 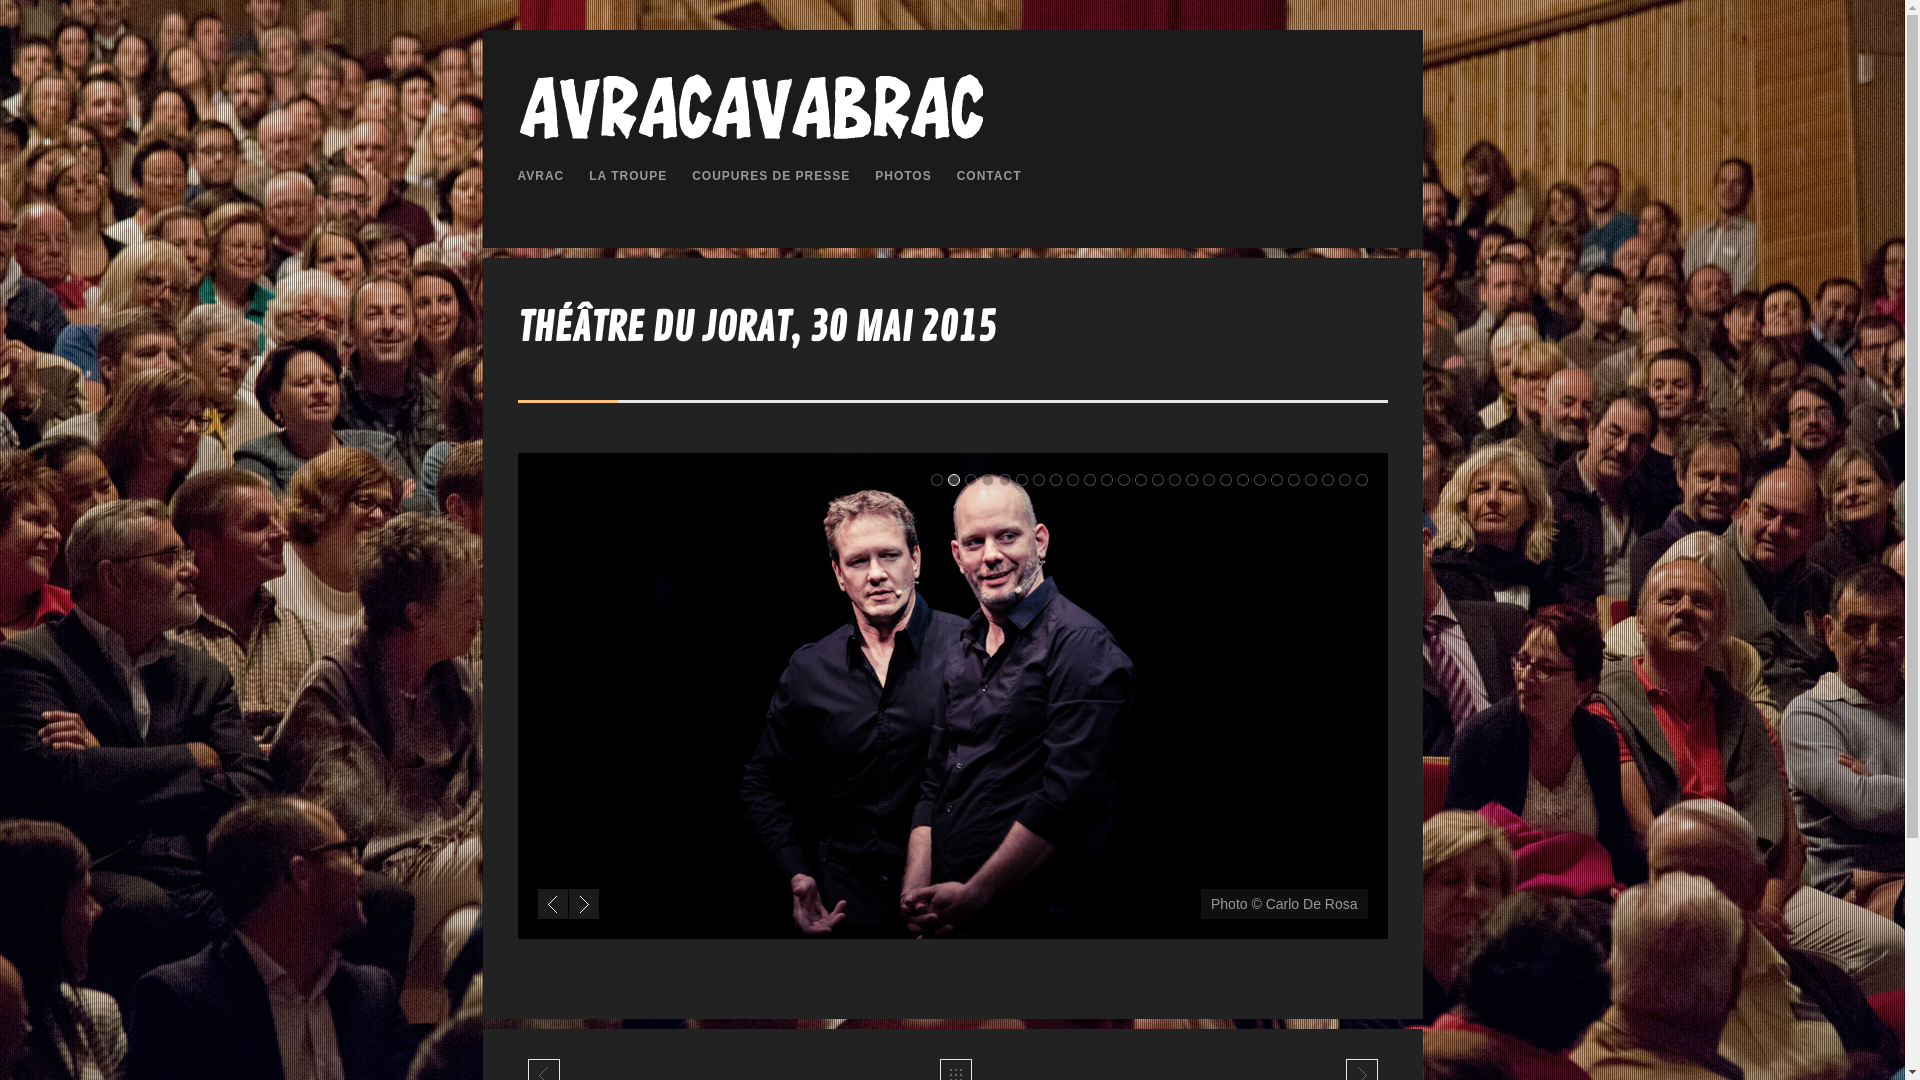 What do you see at coordinates (770, 176) in the screenshot?
I see `'COUPURES DE PRESSE'` at bounding box center [770, 176].